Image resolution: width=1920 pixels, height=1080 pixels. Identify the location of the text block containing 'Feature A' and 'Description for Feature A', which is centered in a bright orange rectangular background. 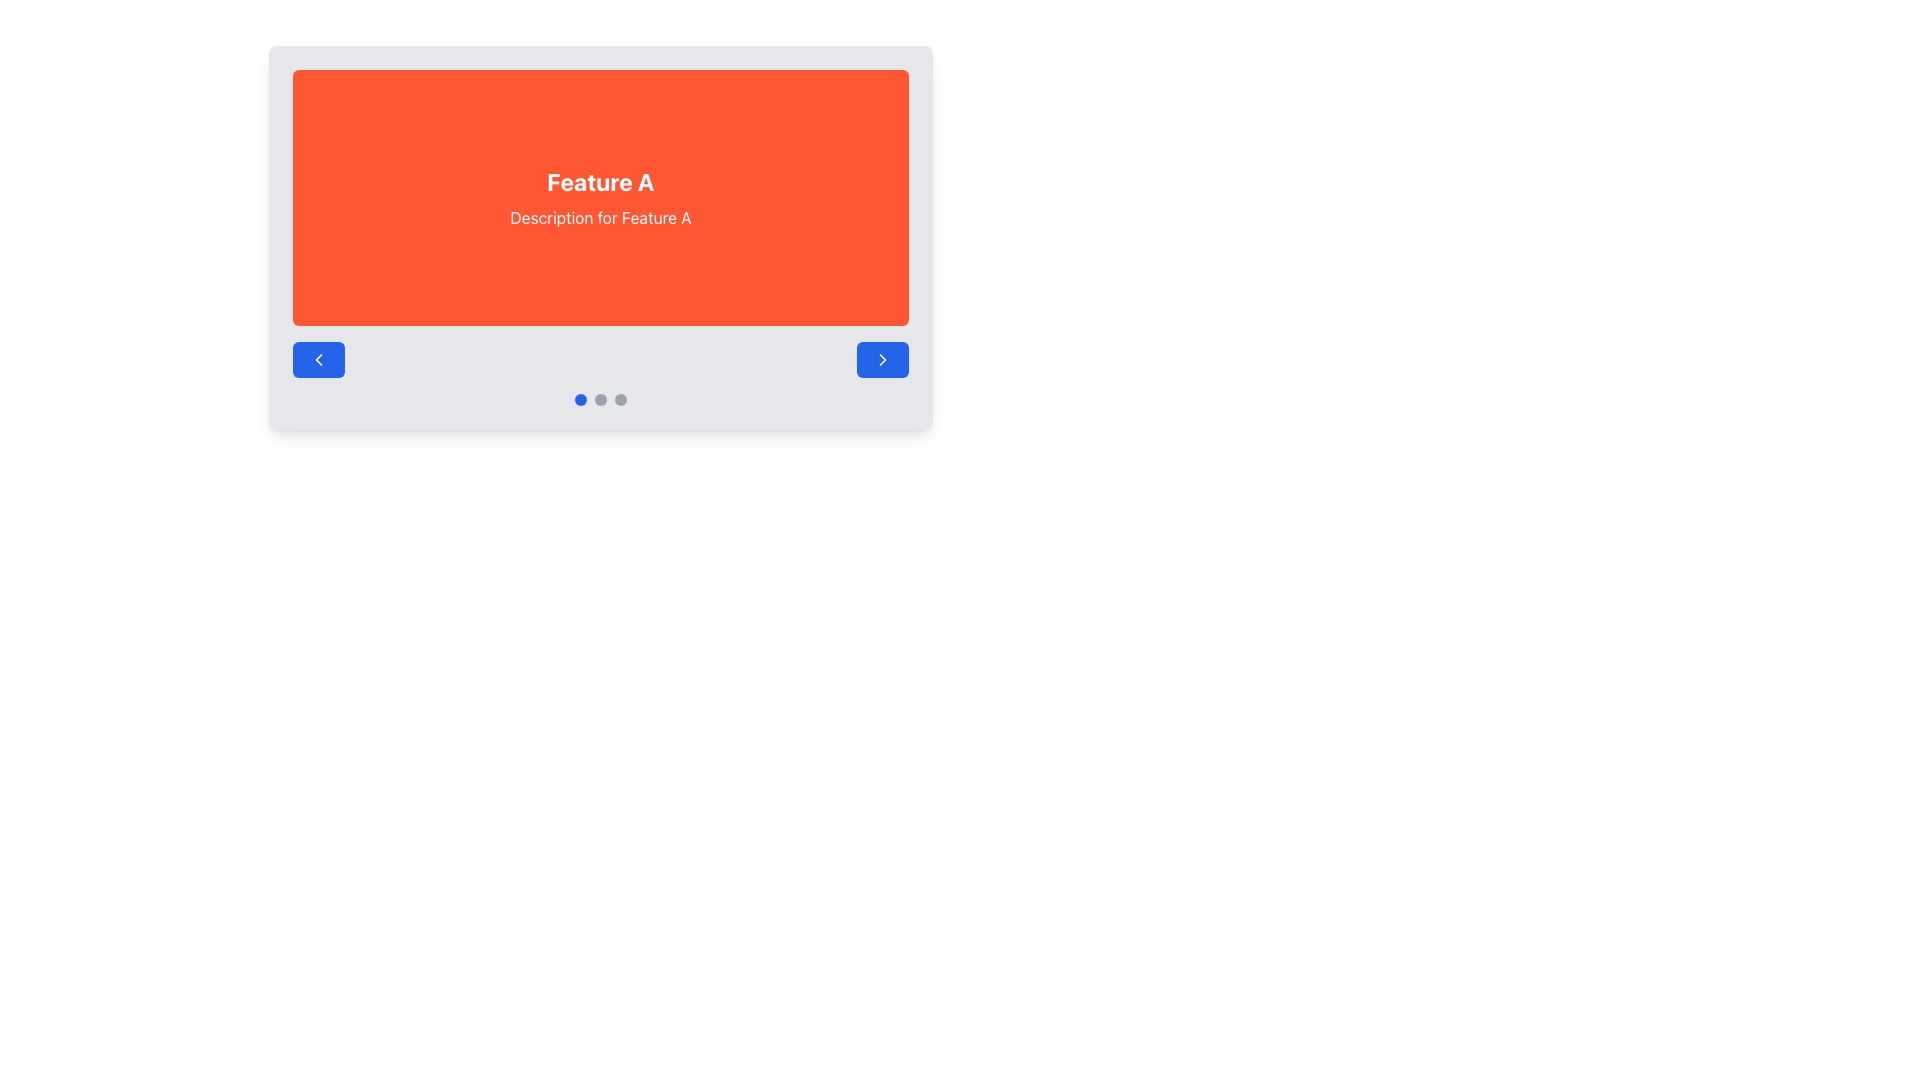
(599, 197).